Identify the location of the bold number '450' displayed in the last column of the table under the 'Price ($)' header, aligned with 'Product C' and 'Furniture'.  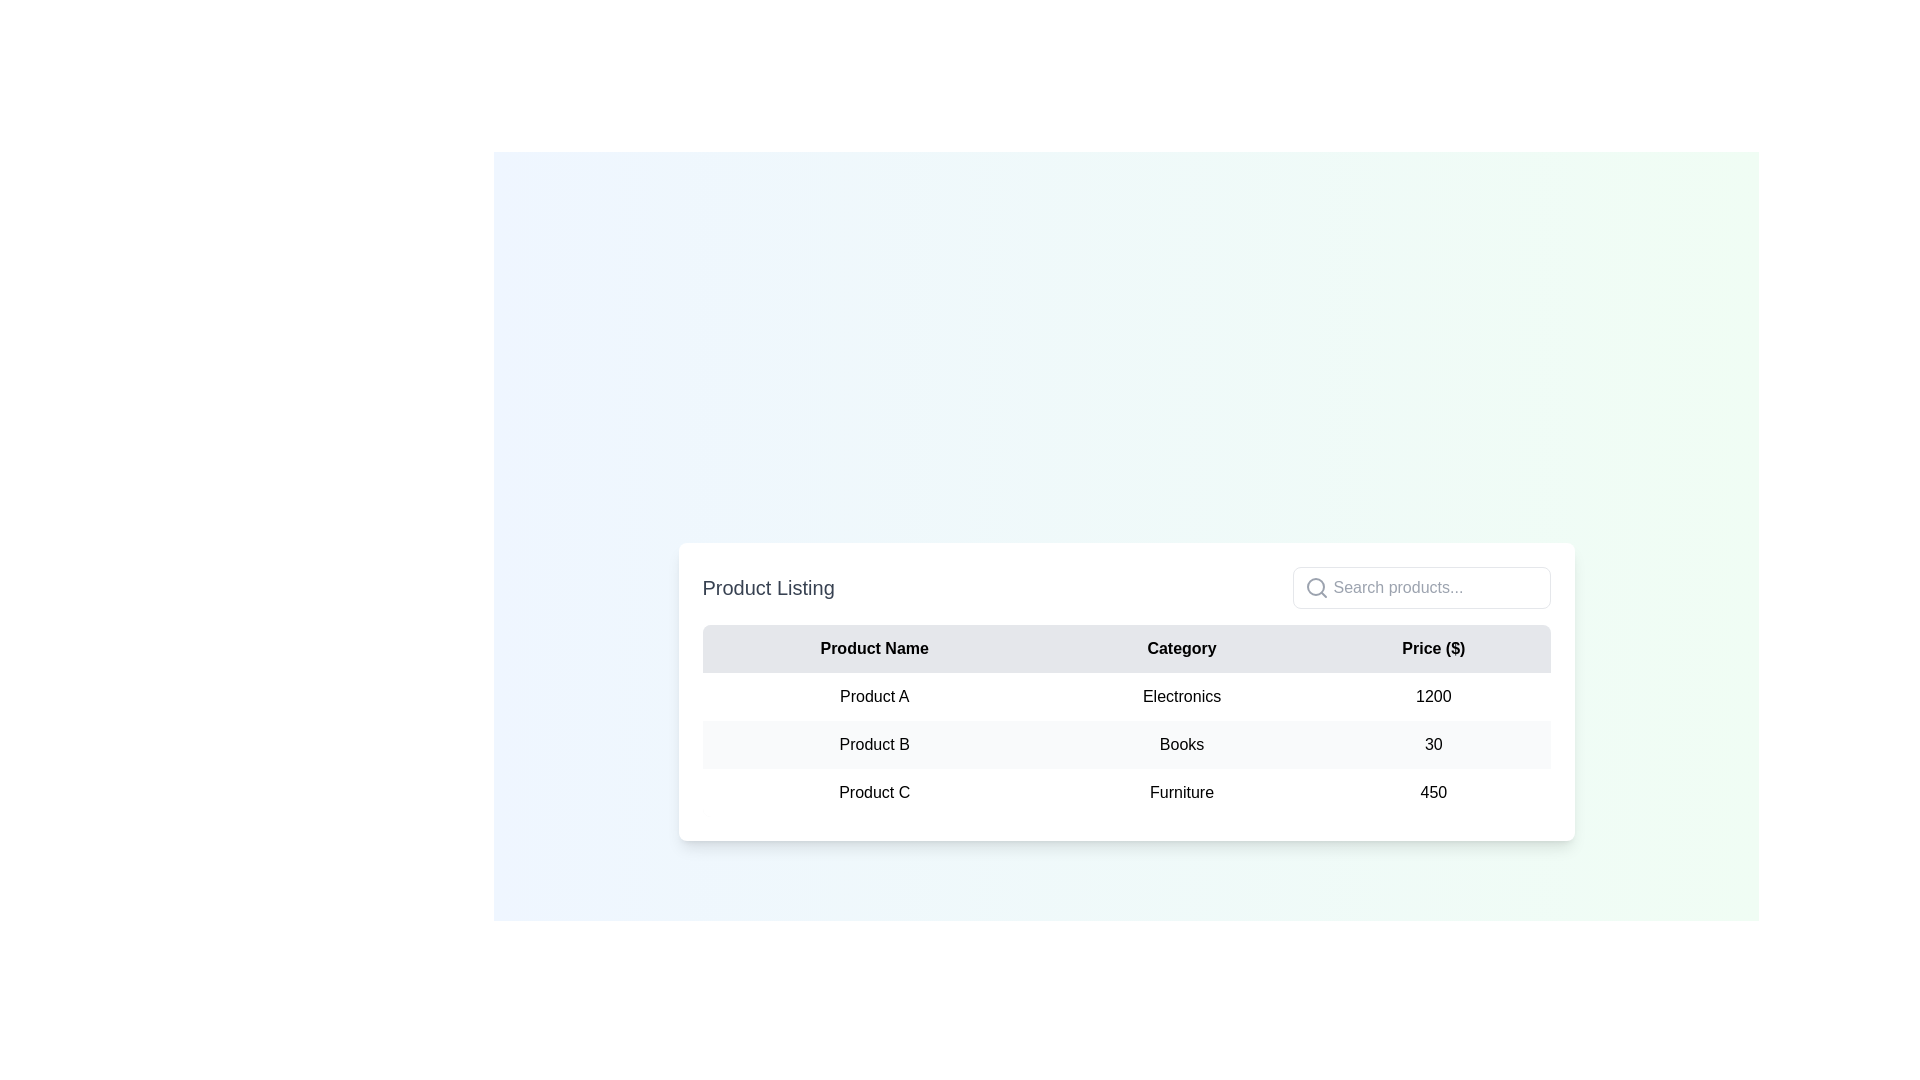
(1432, 792).